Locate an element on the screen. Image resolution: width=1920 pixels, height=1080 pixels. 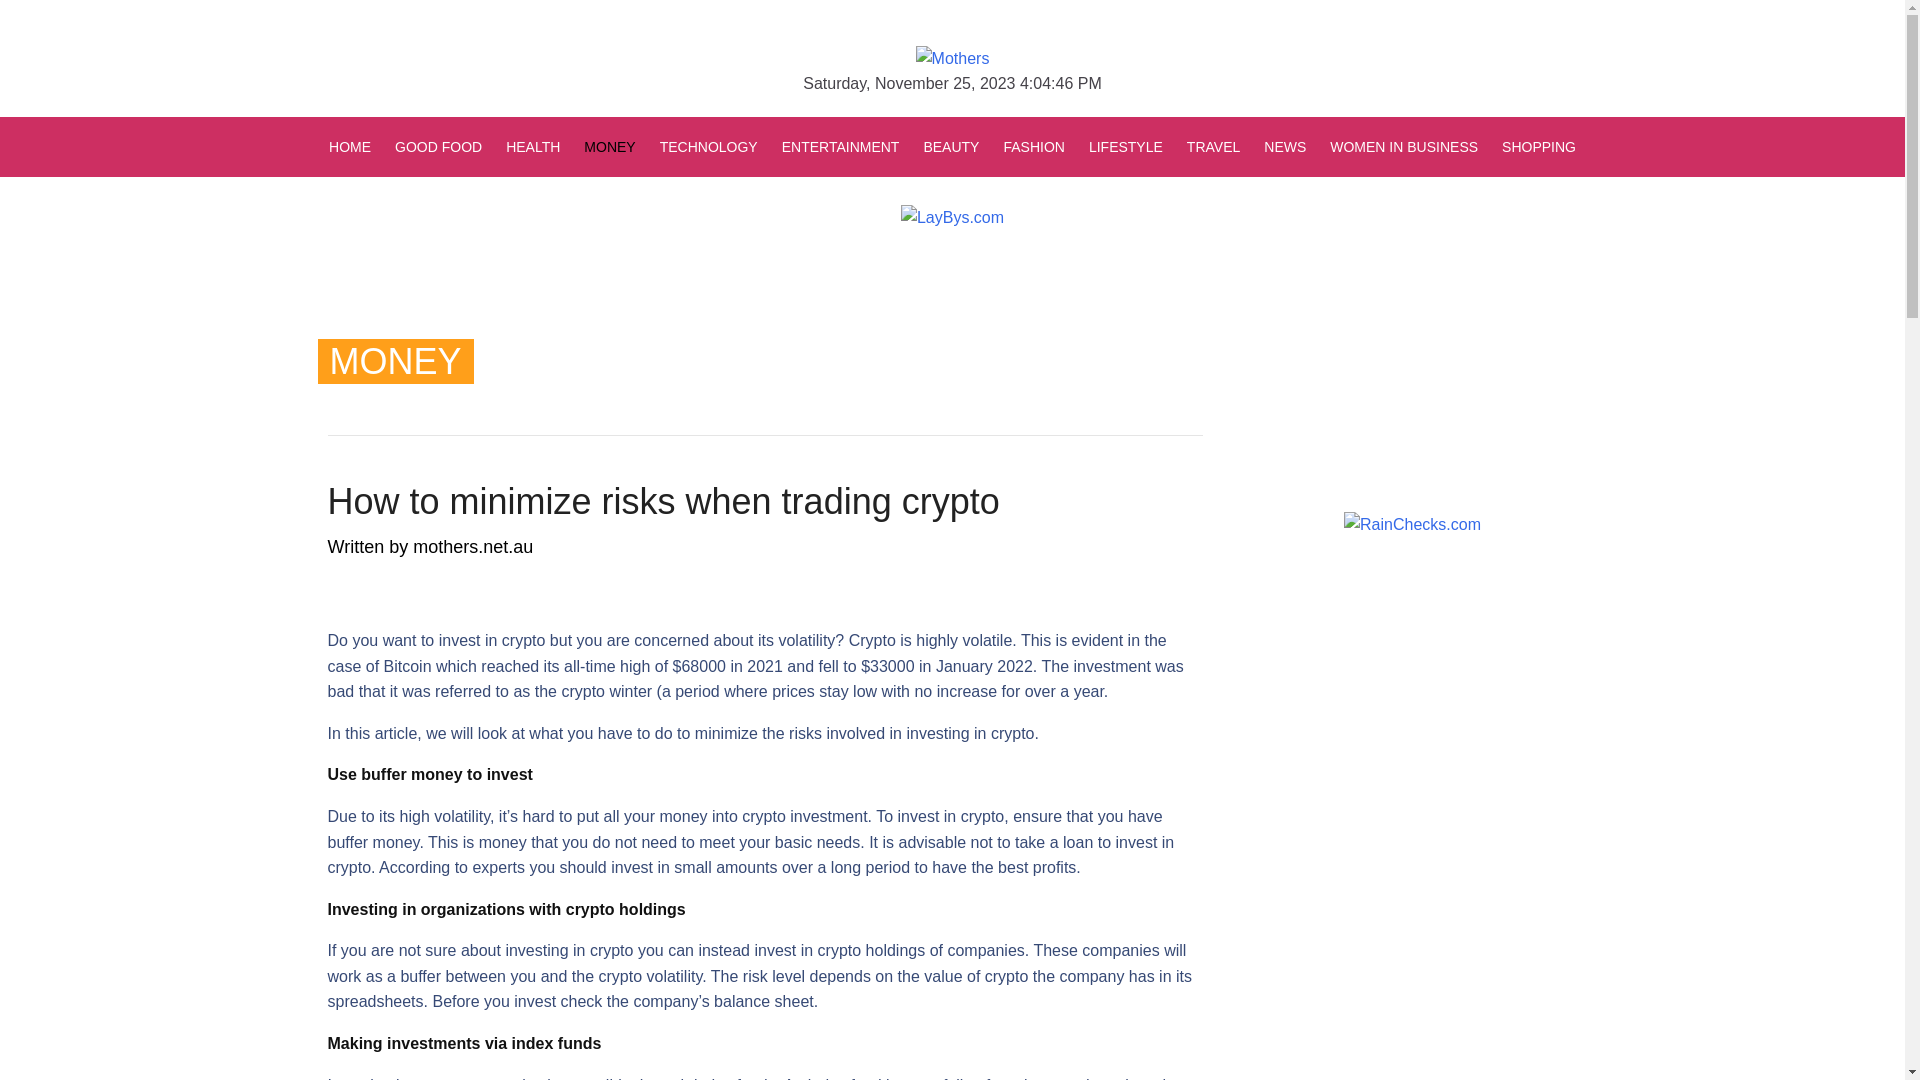
'WOMEN IN BUSINESS' is located at coordinates (1318, 145).